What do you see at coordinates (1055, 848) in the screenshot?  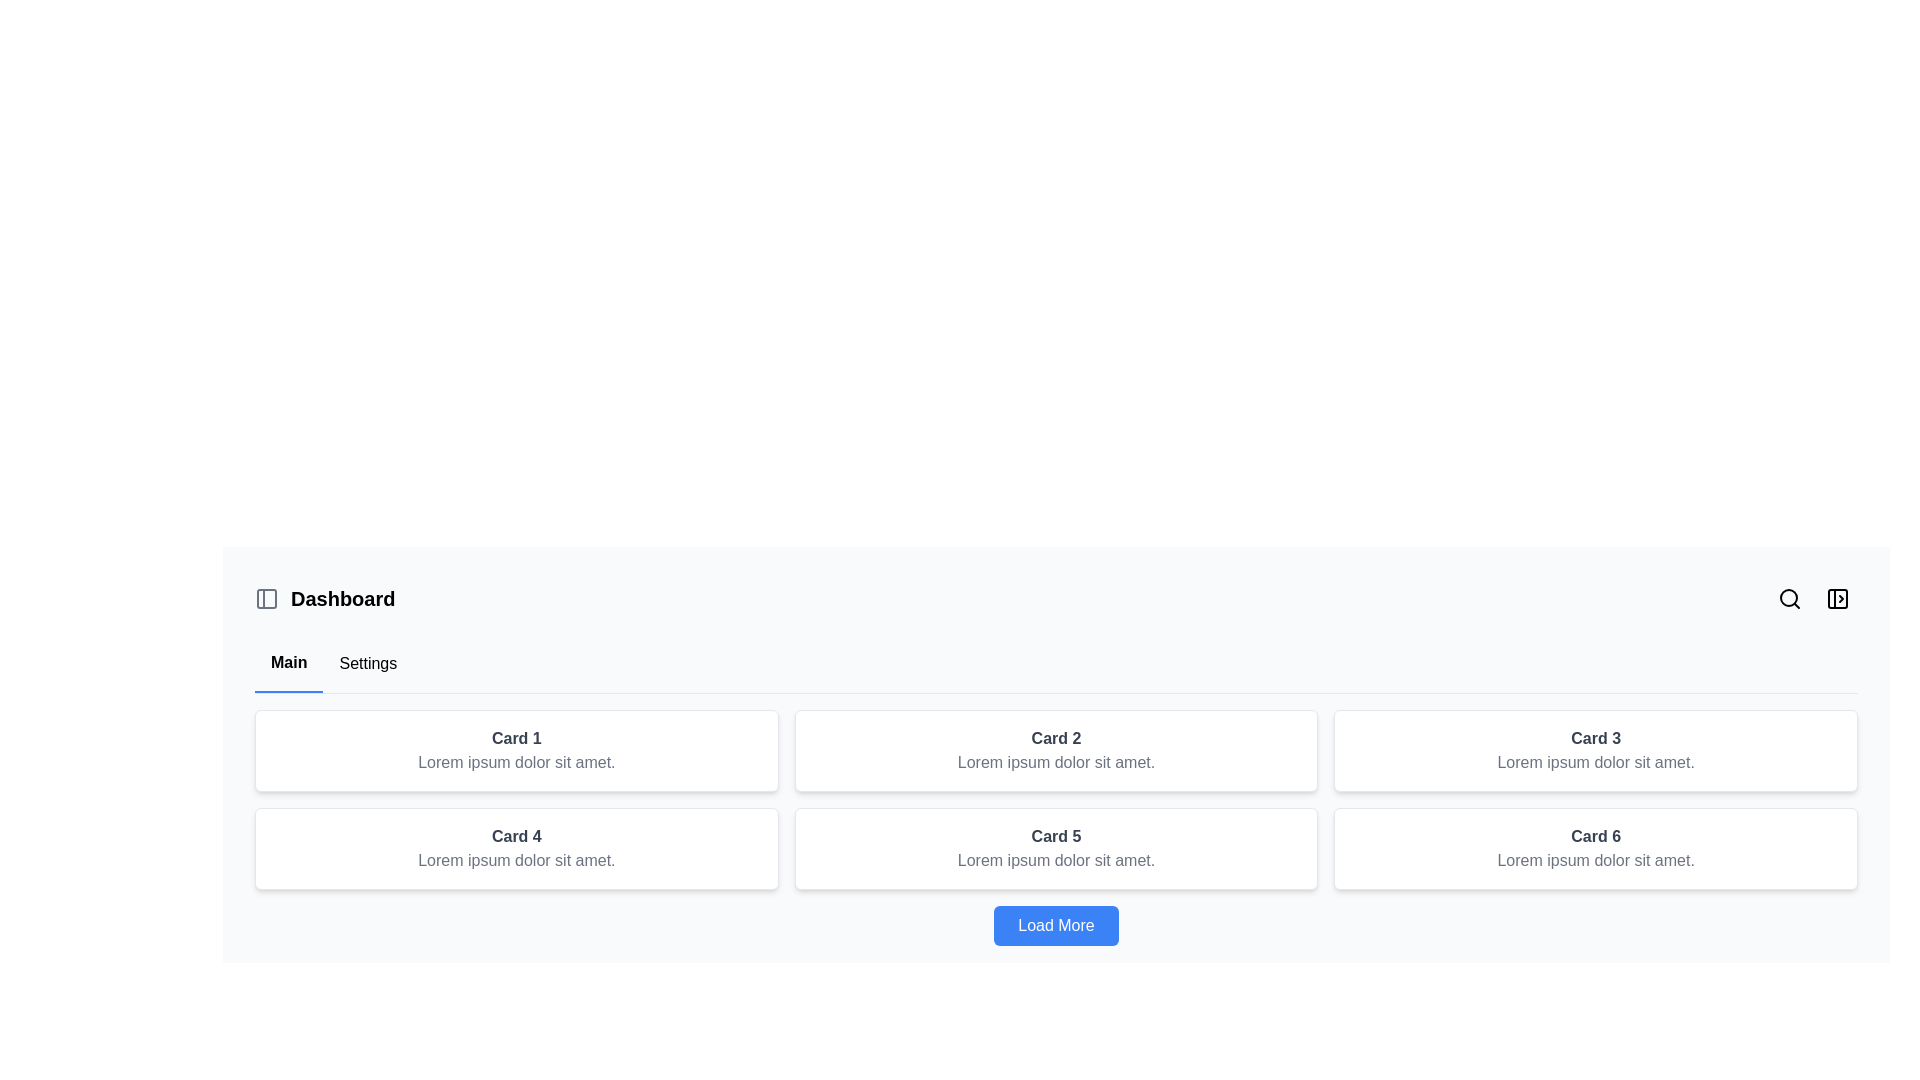 I see `the information displayed on the card located in the middle column of the bottom row in a grid layout, positioned between 'Card 4' and 'Card 6'` at bounding box center [1055, 848].